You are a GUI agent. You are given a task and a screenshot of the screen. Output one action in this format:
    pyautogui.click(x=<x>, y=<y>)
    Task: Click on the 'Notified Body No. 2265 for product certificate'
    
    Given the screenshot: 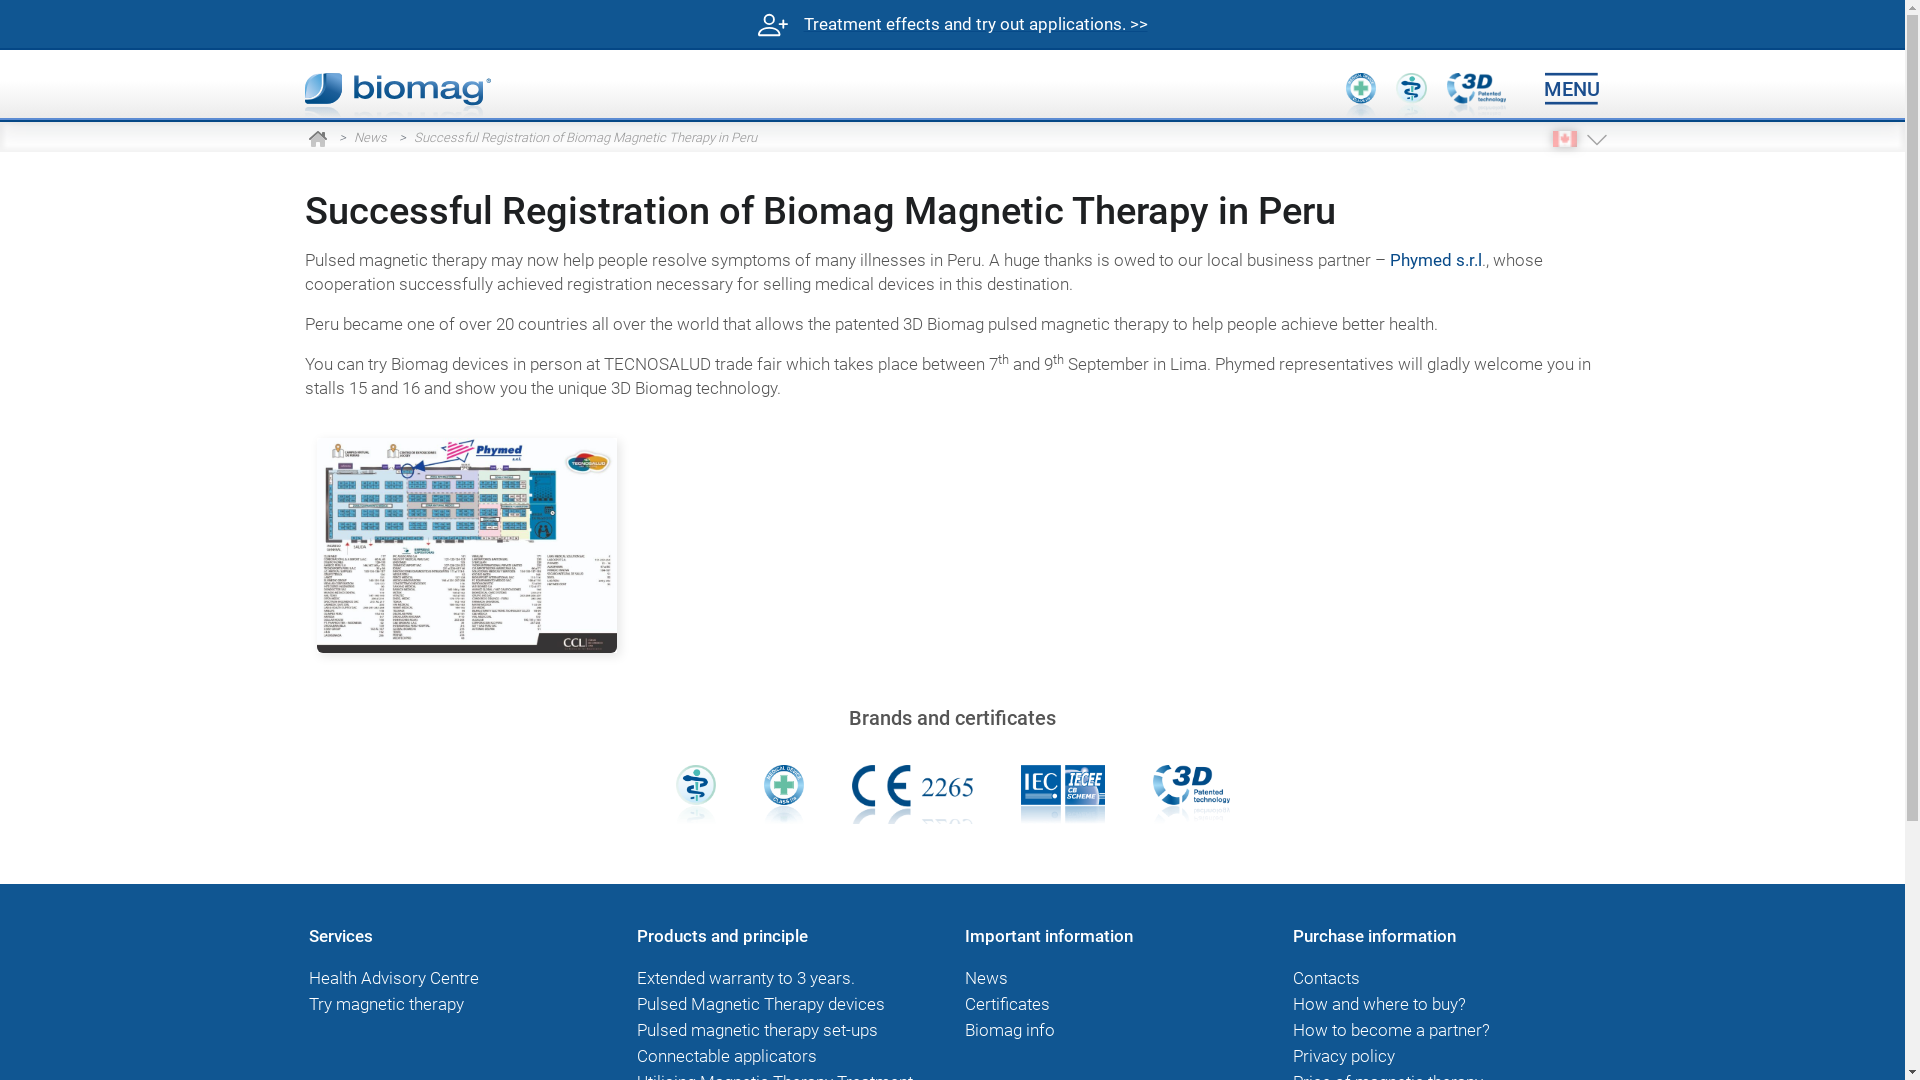 What is the action you would take?
    pyautogui.click(x=911, y=791)
    